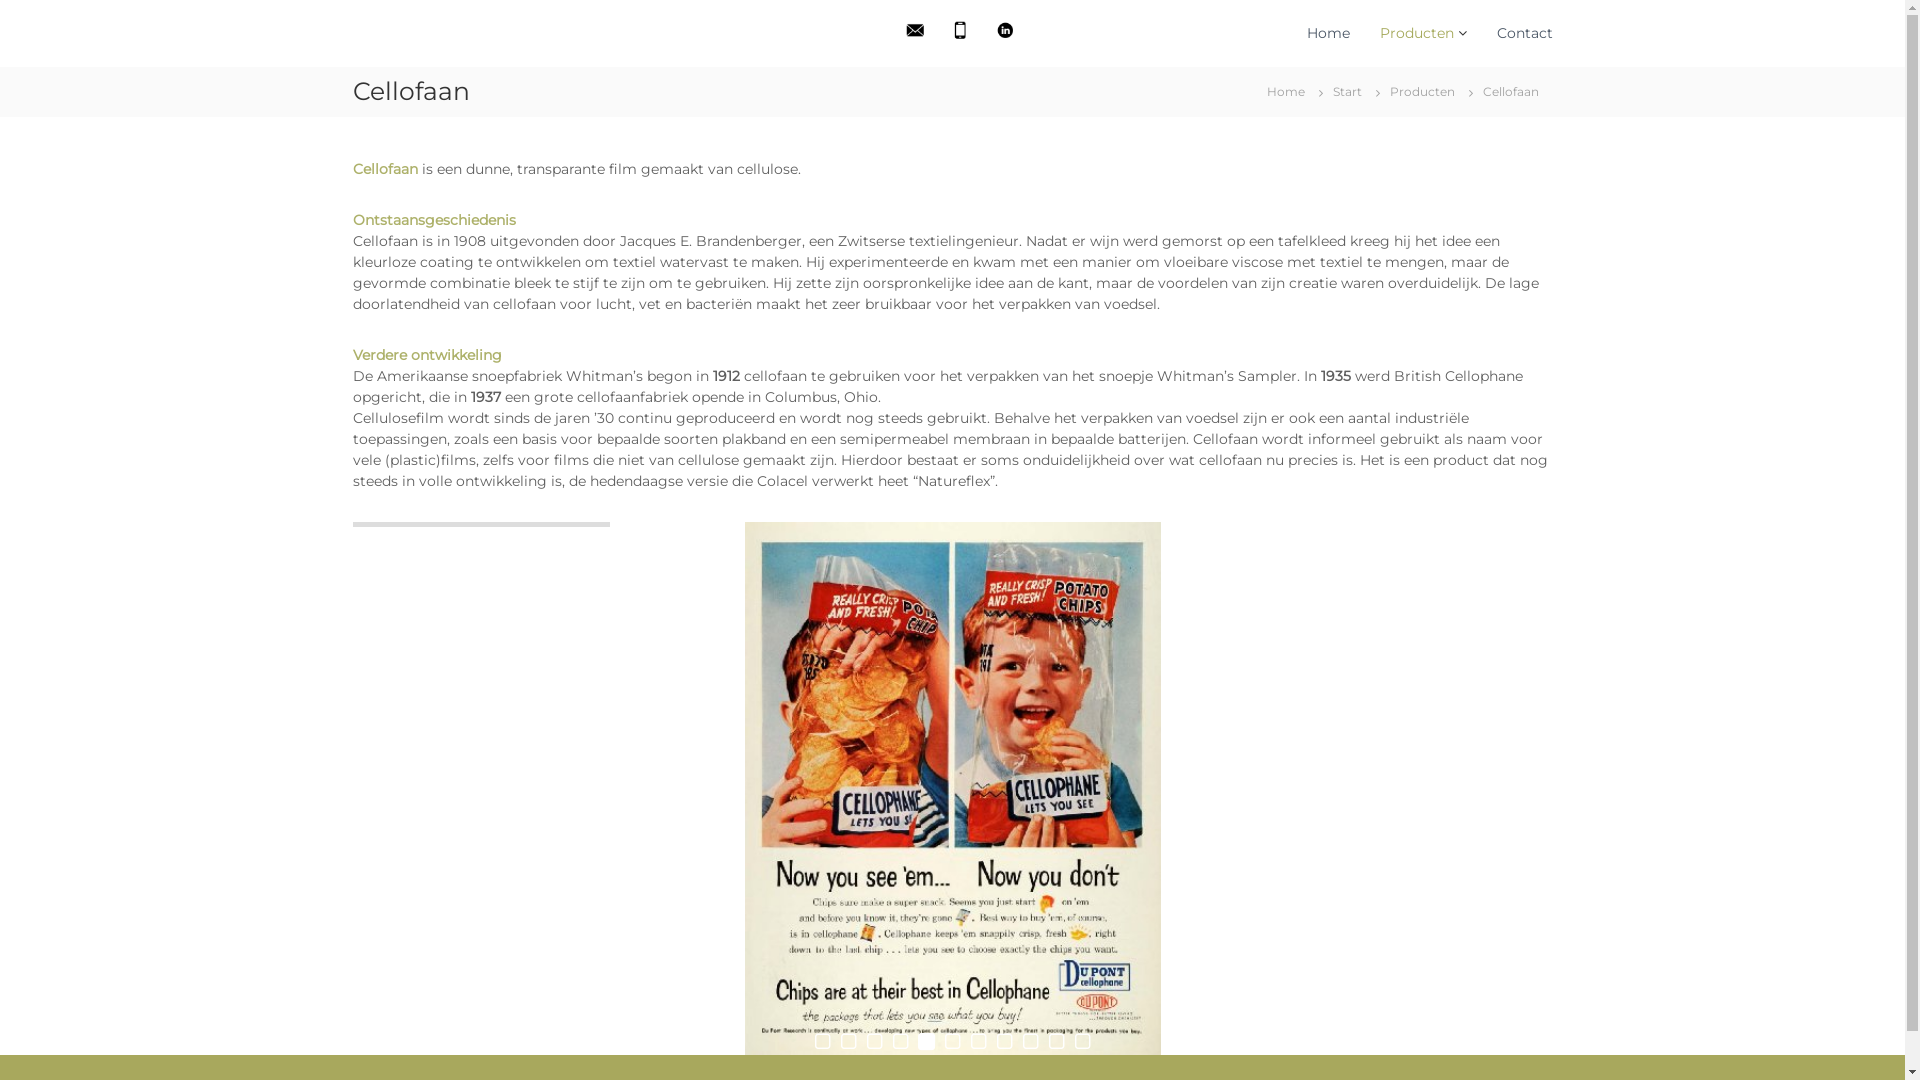 This screenshot has height=1080, width=1920. I want to click on 'Stuur ons een e-mail', so click(914, 30).